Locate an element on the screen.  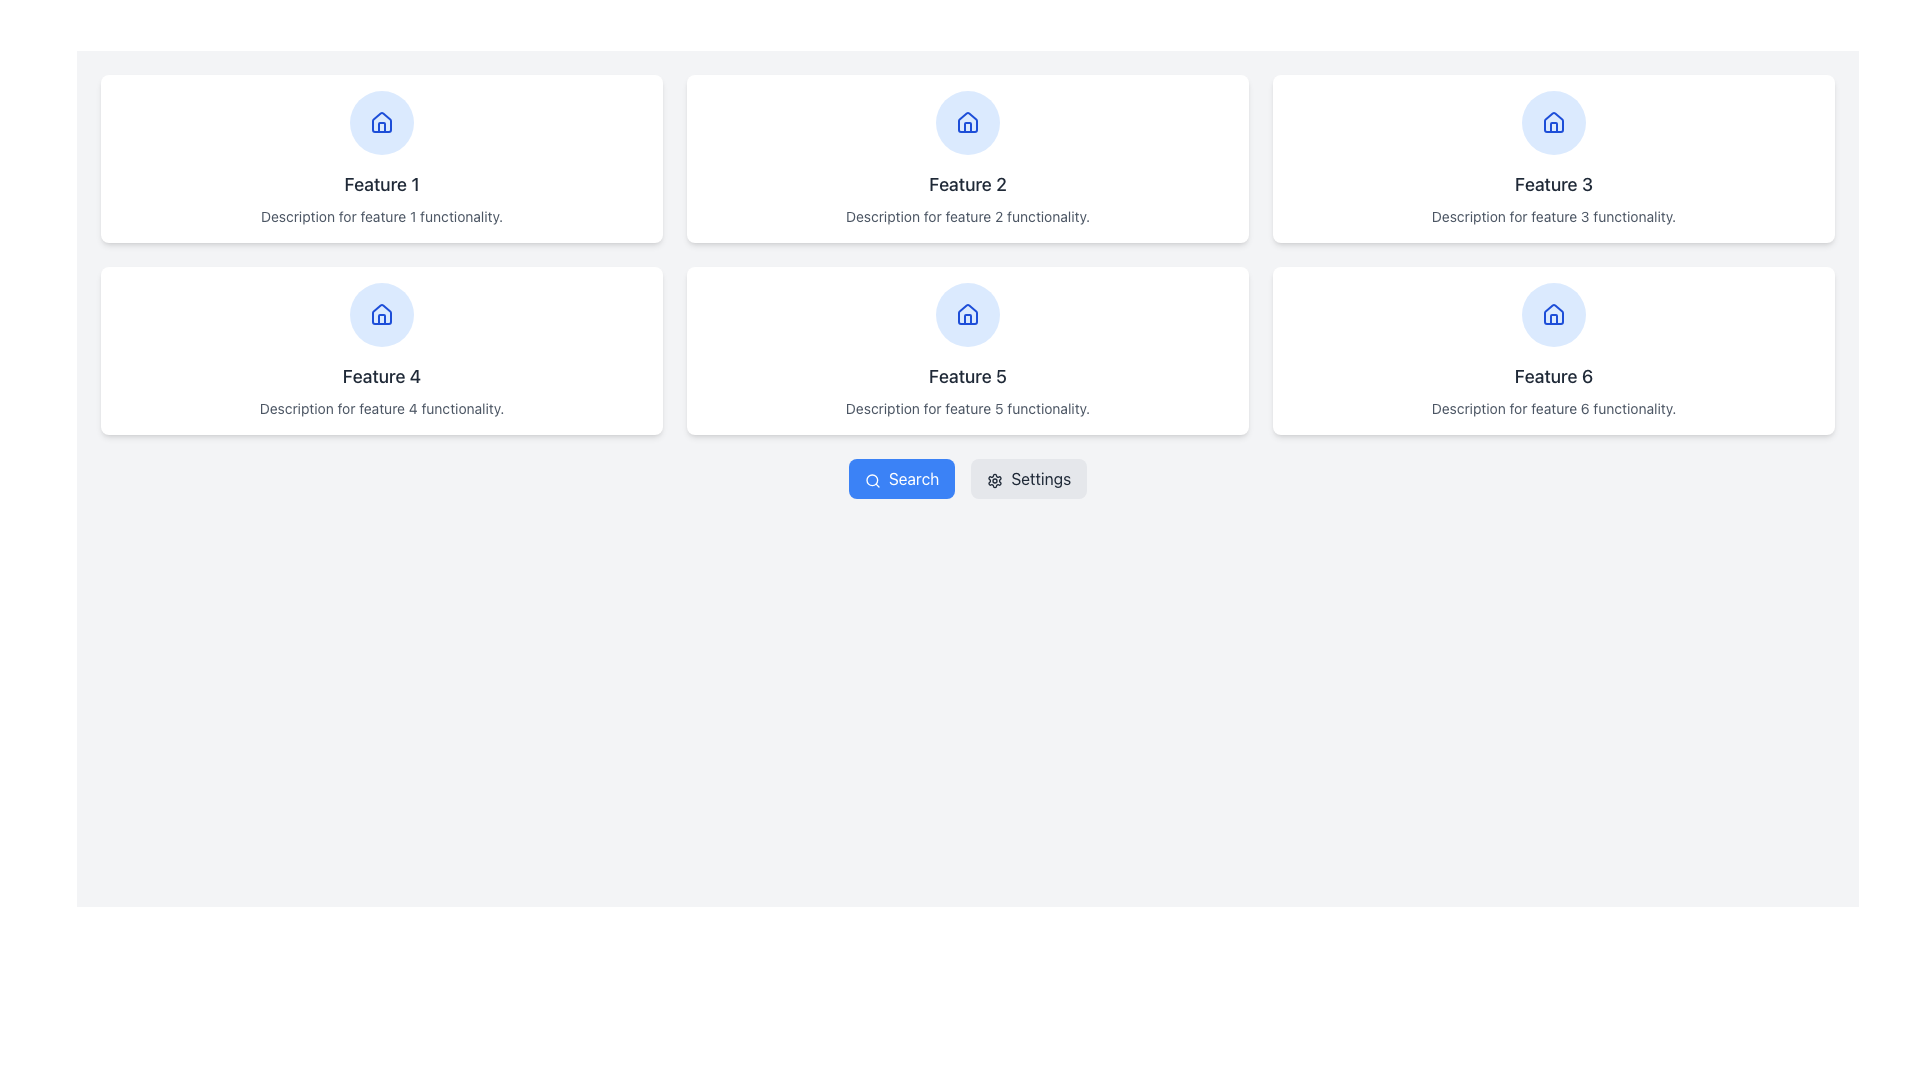
and drag is located at coordinates (1553, 377).